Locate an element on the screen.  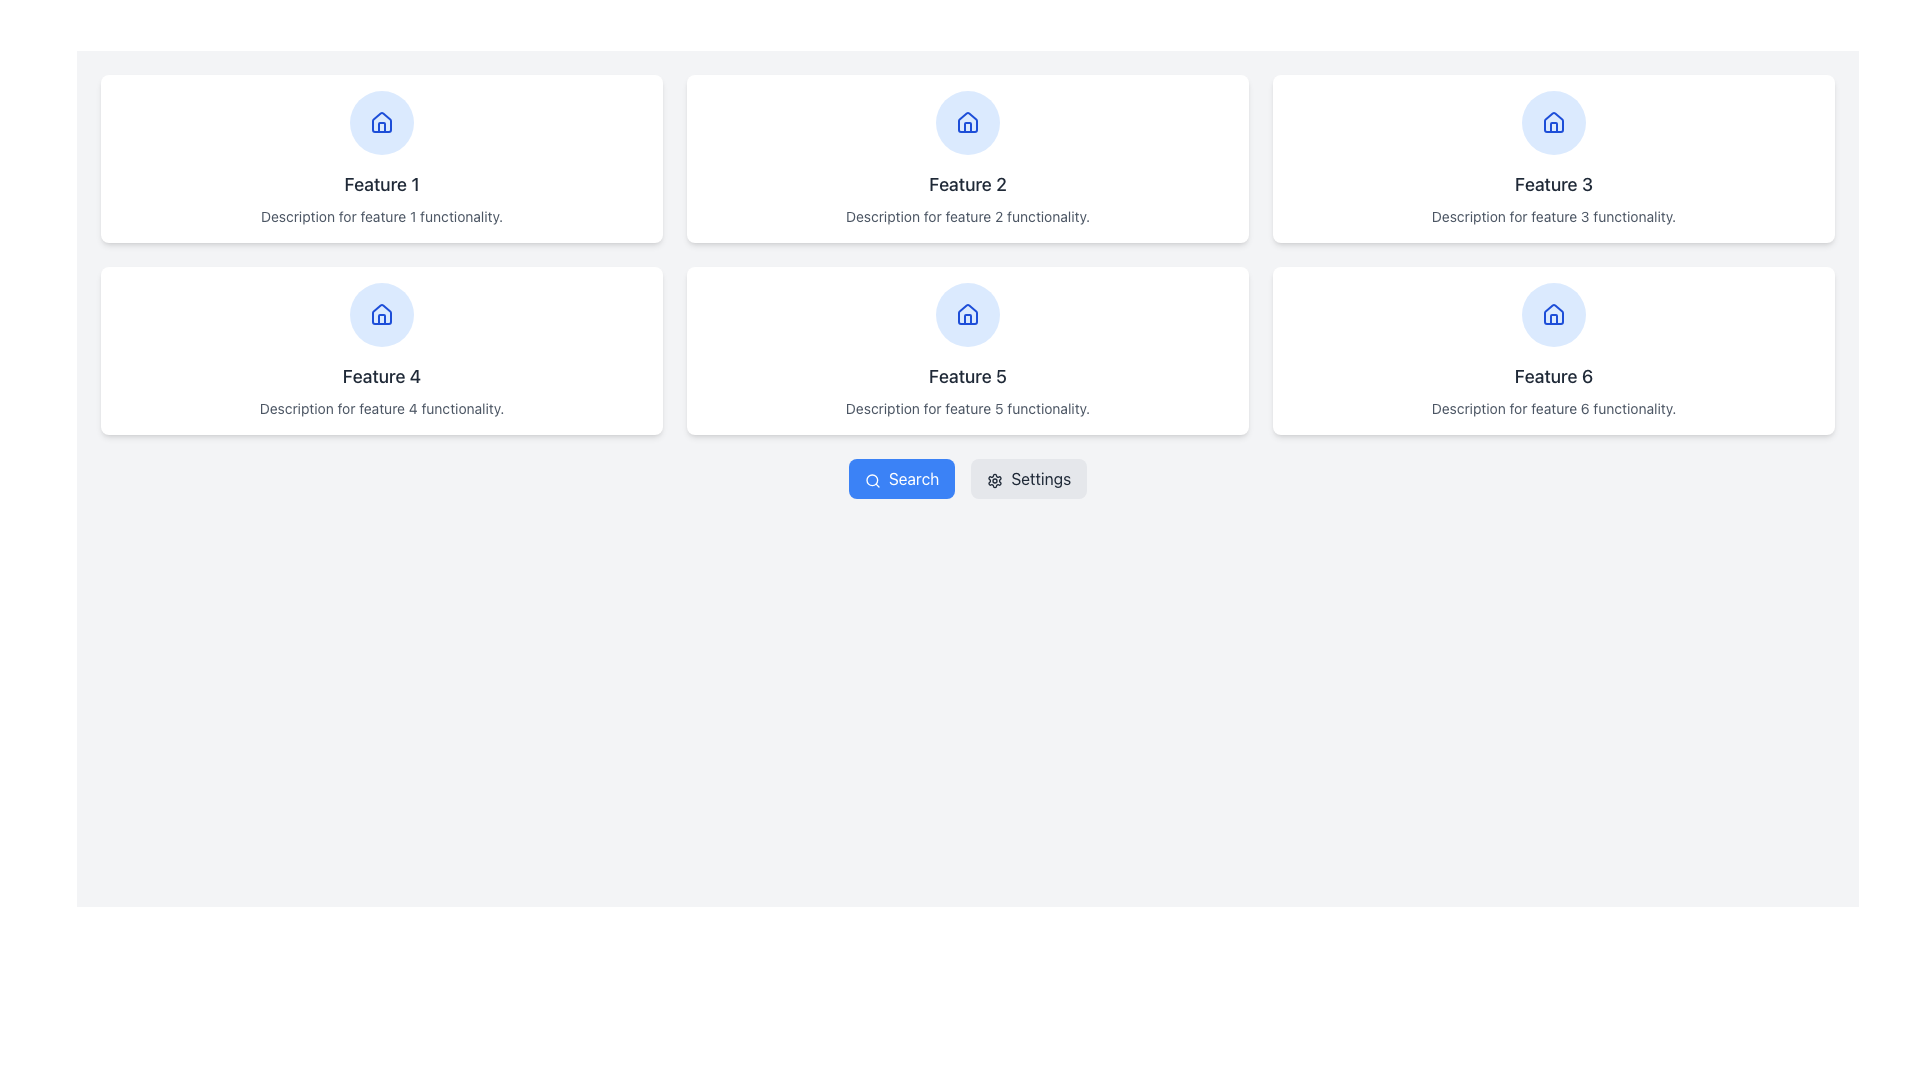
and drag is located at coordinates (1553, 377).